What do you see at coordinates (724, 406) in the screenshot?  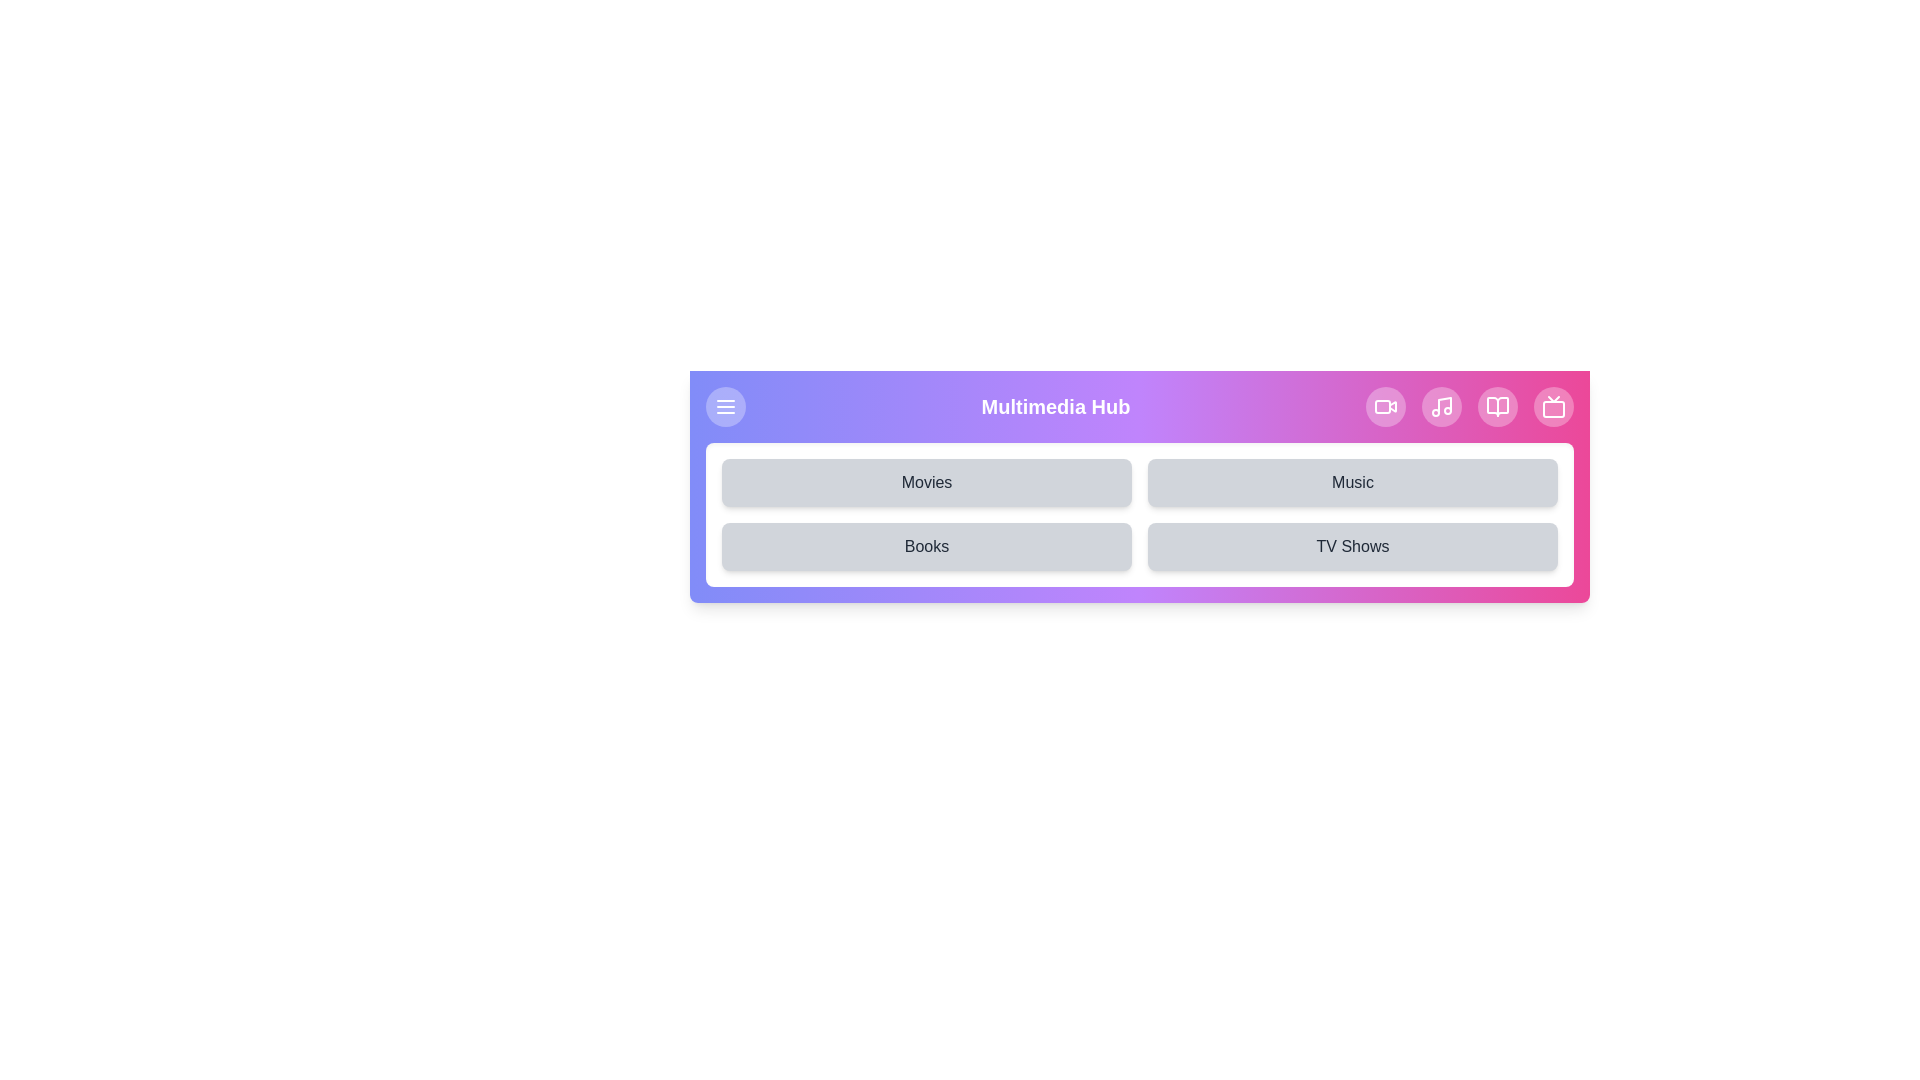 I see `the menu icon button to toggle the menu visibility` at bounding box center [724, 406].